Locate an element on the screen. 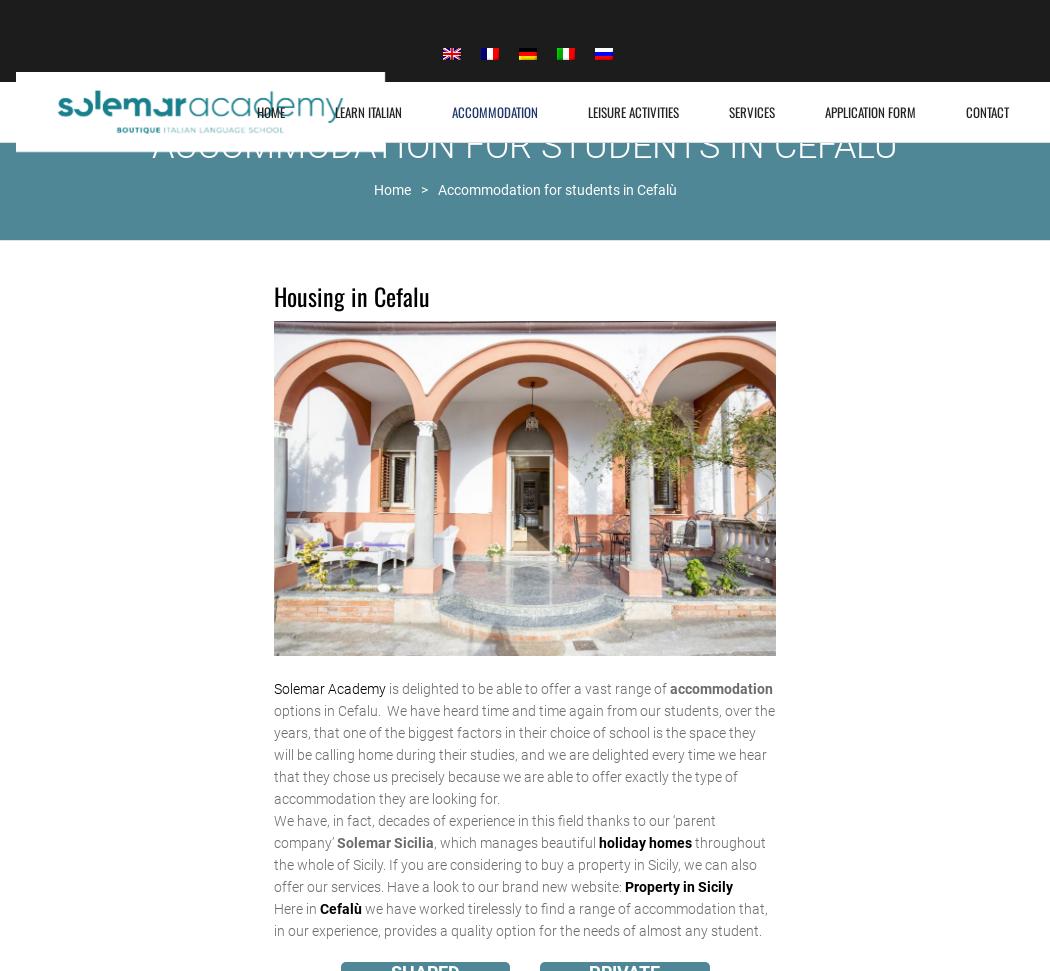 This screenshot has width=1050, height=971. 'Housing in Cefalu' is located at coordinates (350, 294).